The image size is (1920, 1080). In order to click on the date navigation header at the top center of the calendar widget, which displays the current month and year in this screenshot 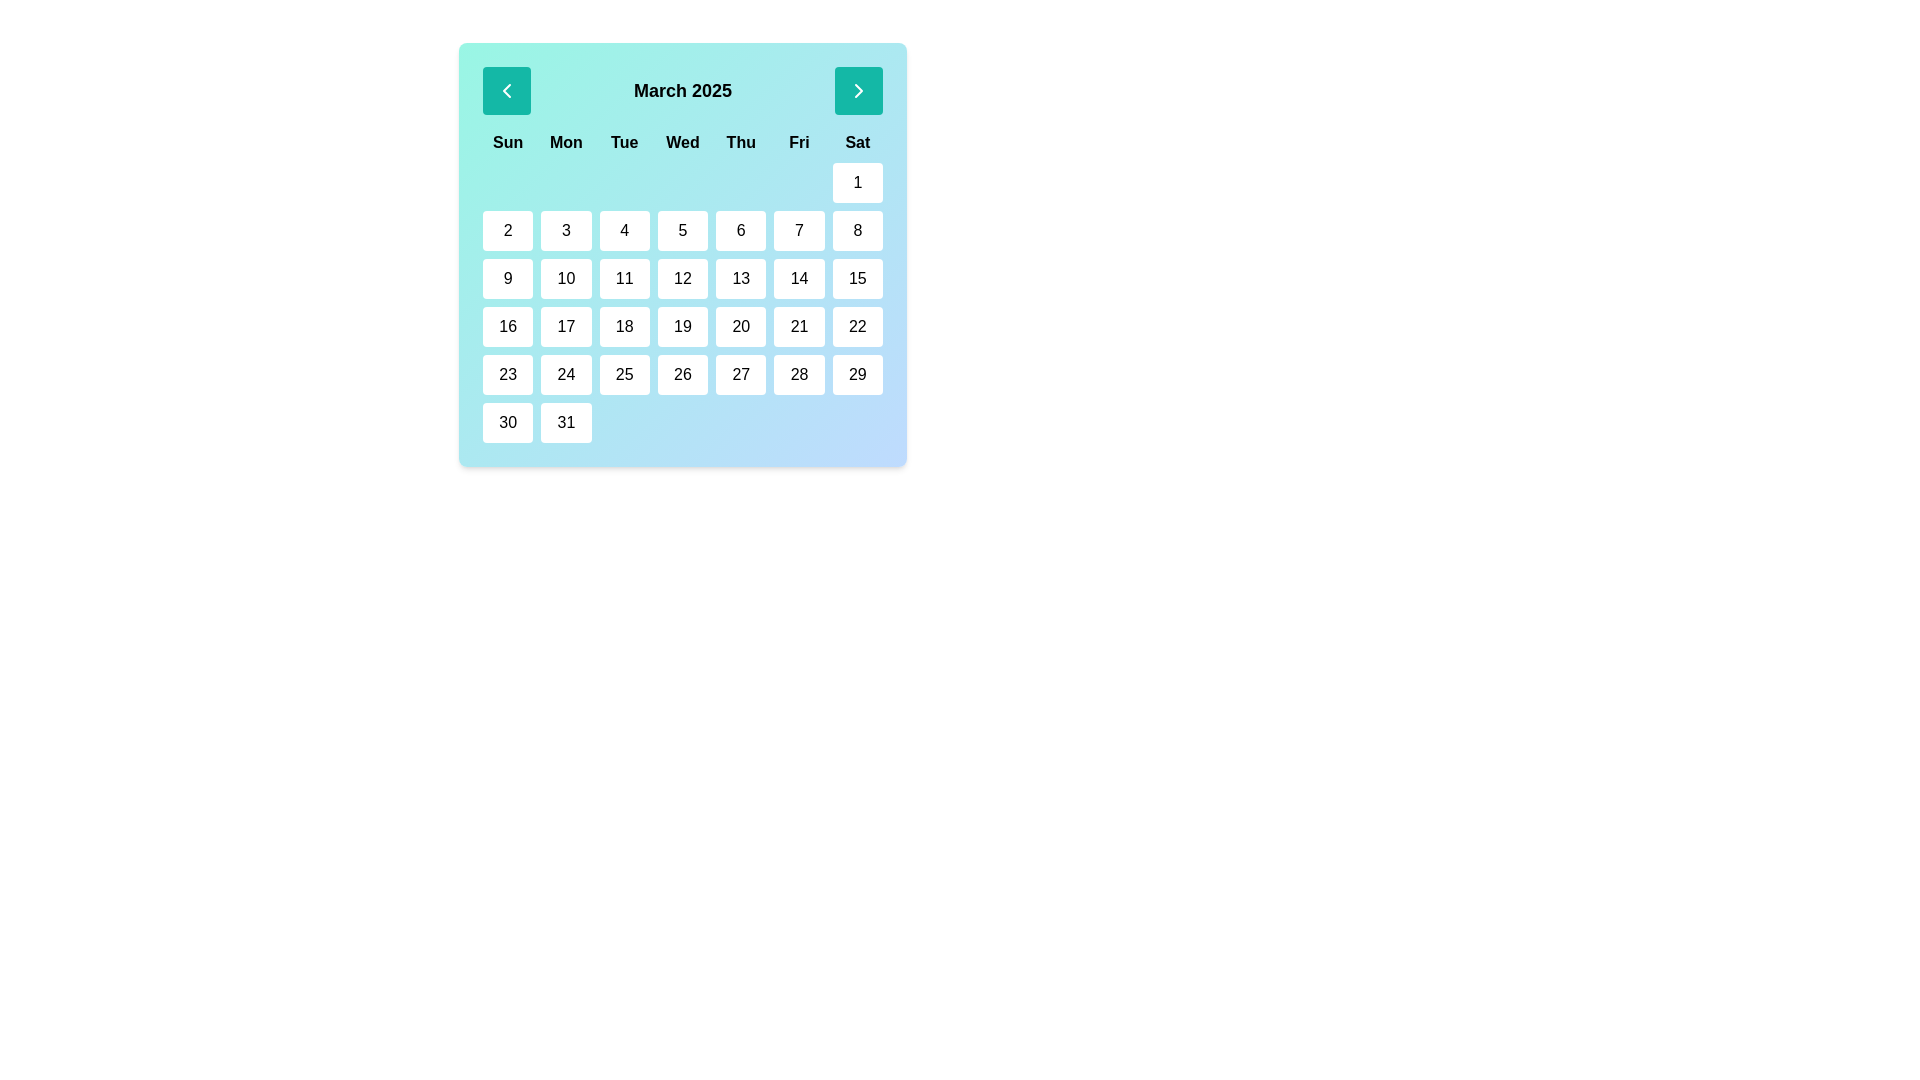, I will do `click(682, 91)`.